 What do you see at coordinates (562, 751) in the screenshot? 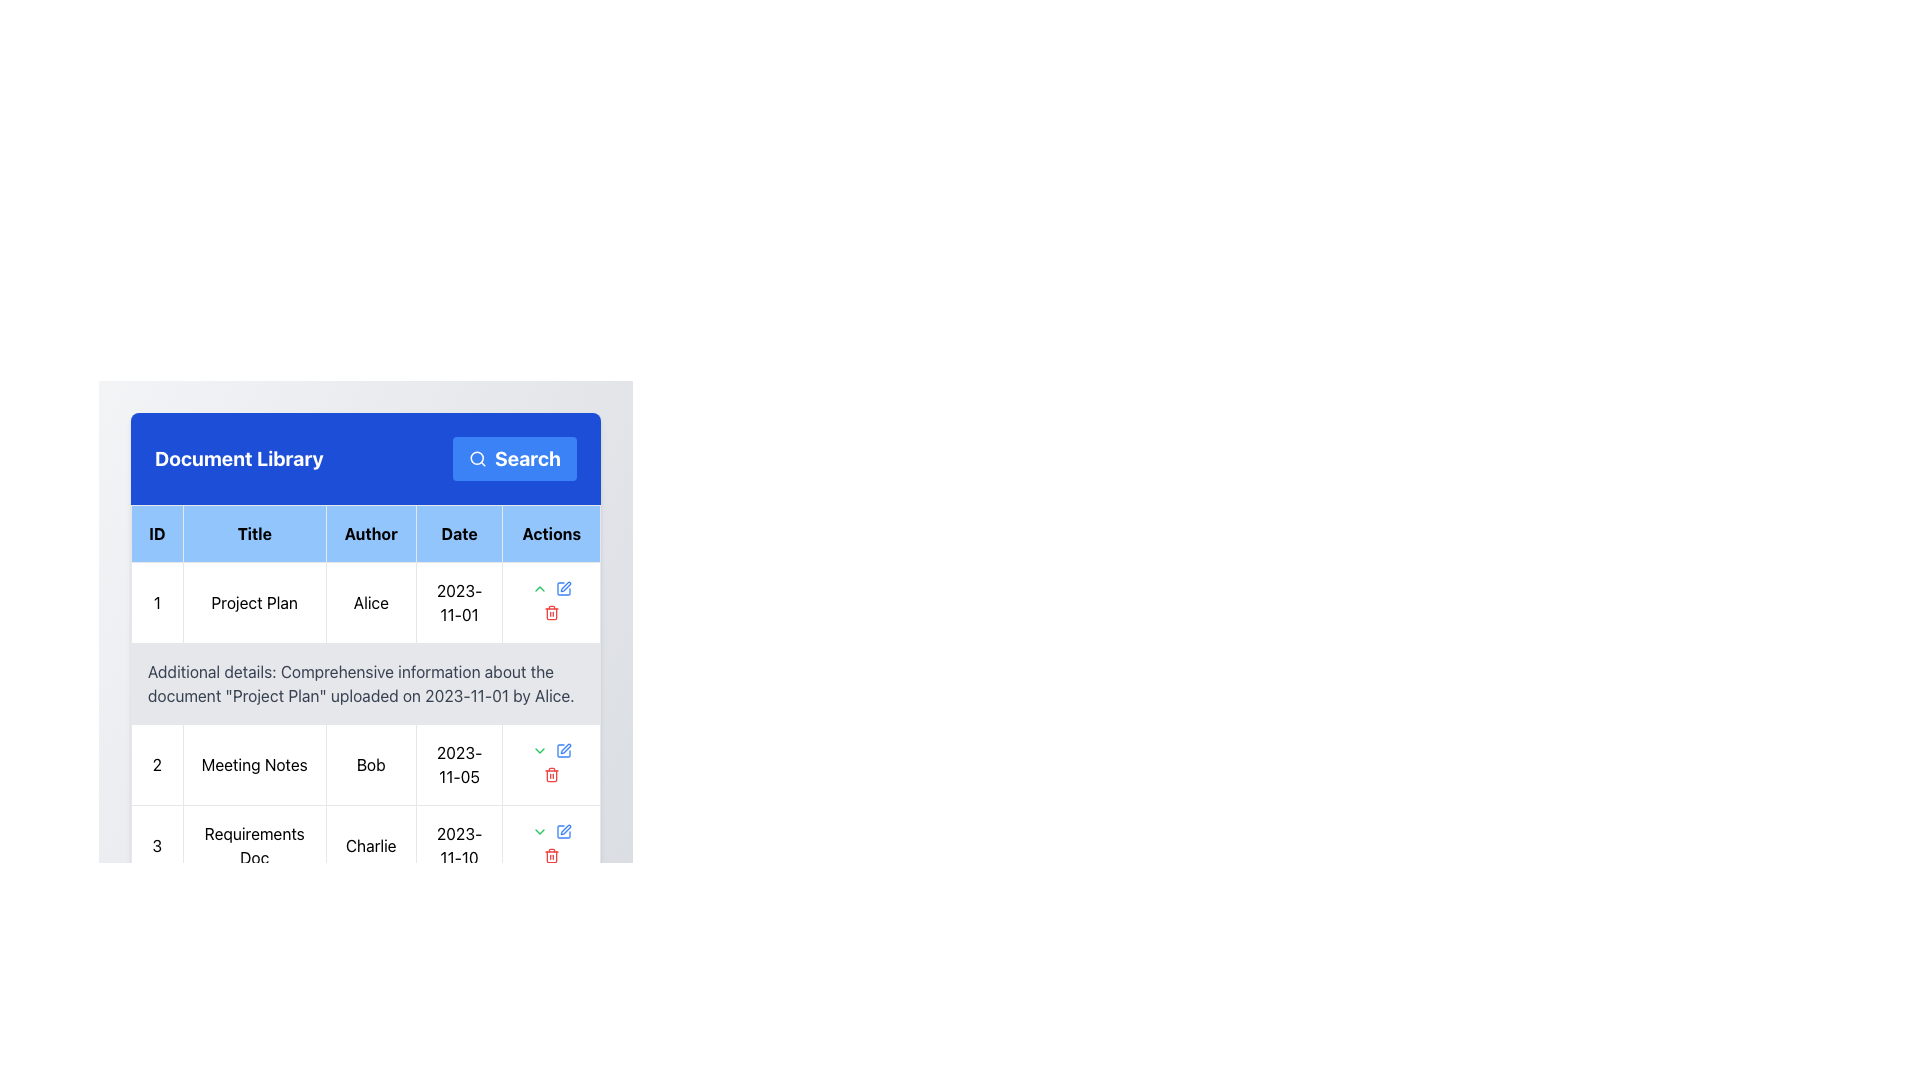
I see `the blue pencil icon button for editing, located in the Actions column of the document entry titled 'Meeting Notes'` at bounding box center [562, 751].